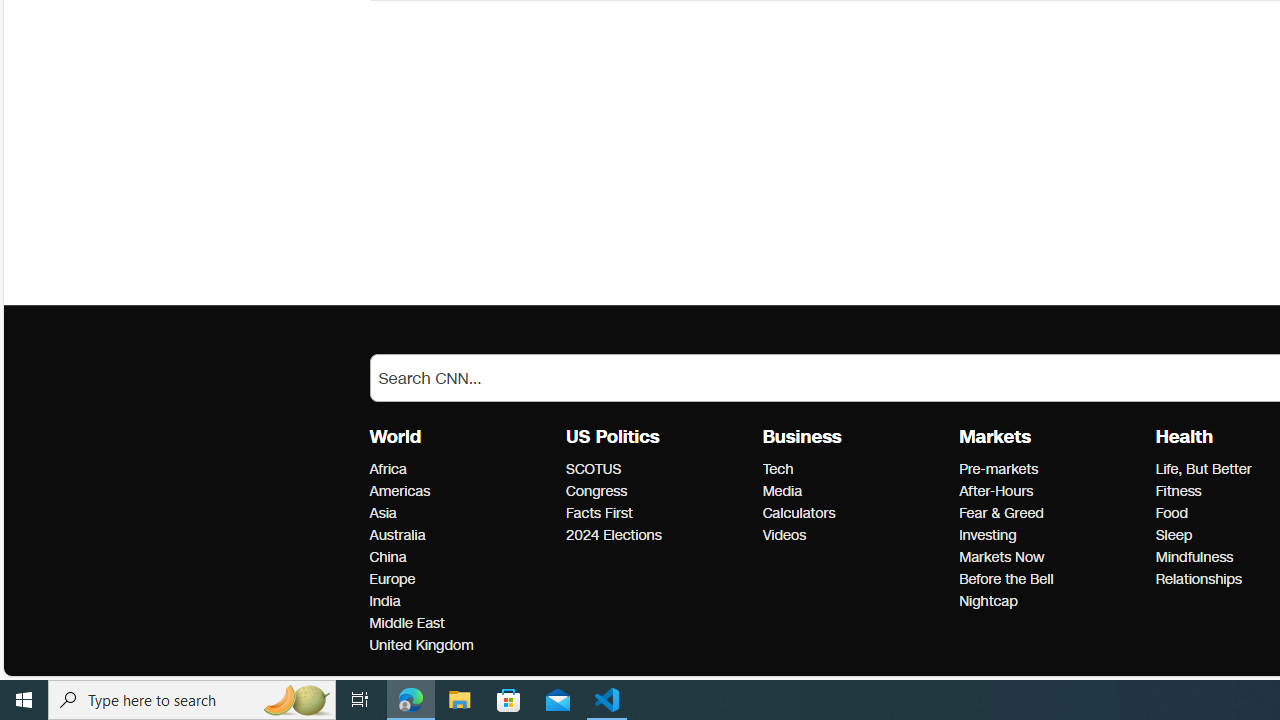  I want to click on 'Health Relationships', so click(1198, 579).